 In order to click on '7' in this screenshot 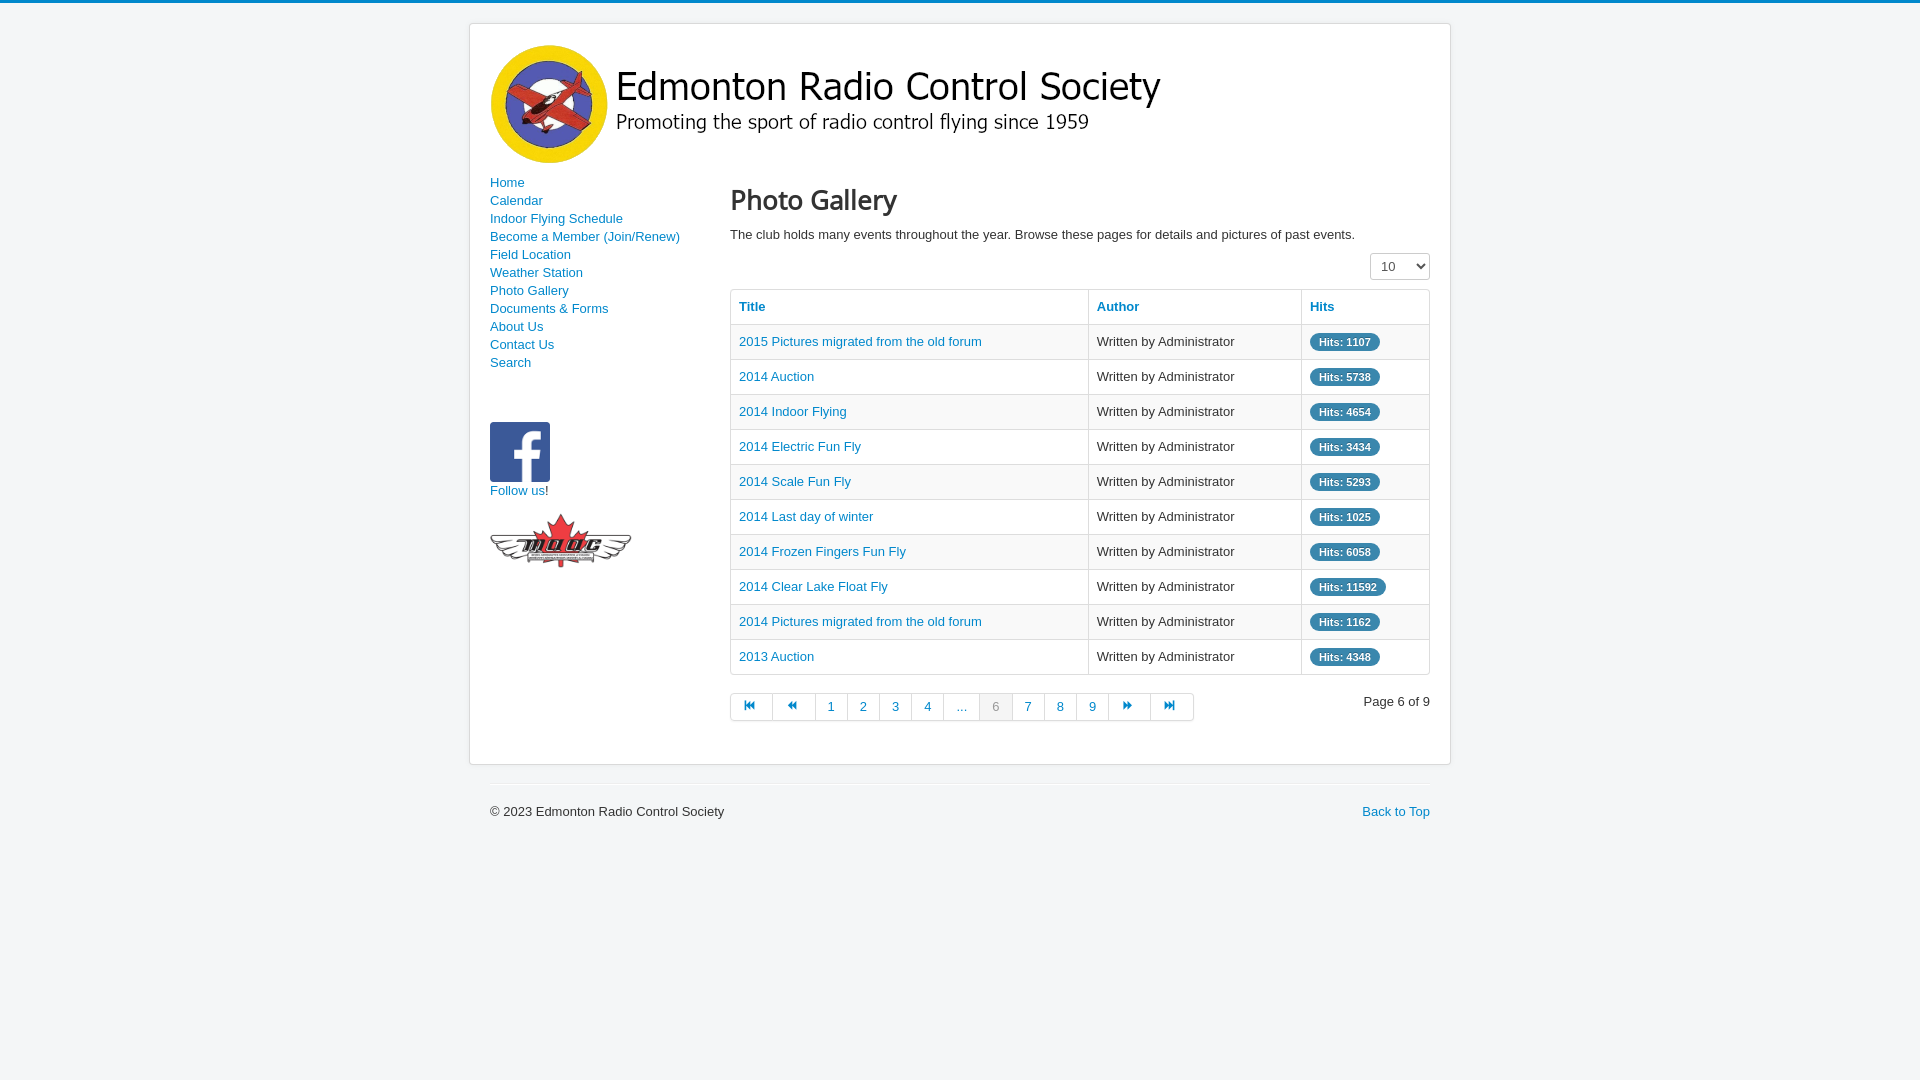, I will do `click(1028, 705)`.